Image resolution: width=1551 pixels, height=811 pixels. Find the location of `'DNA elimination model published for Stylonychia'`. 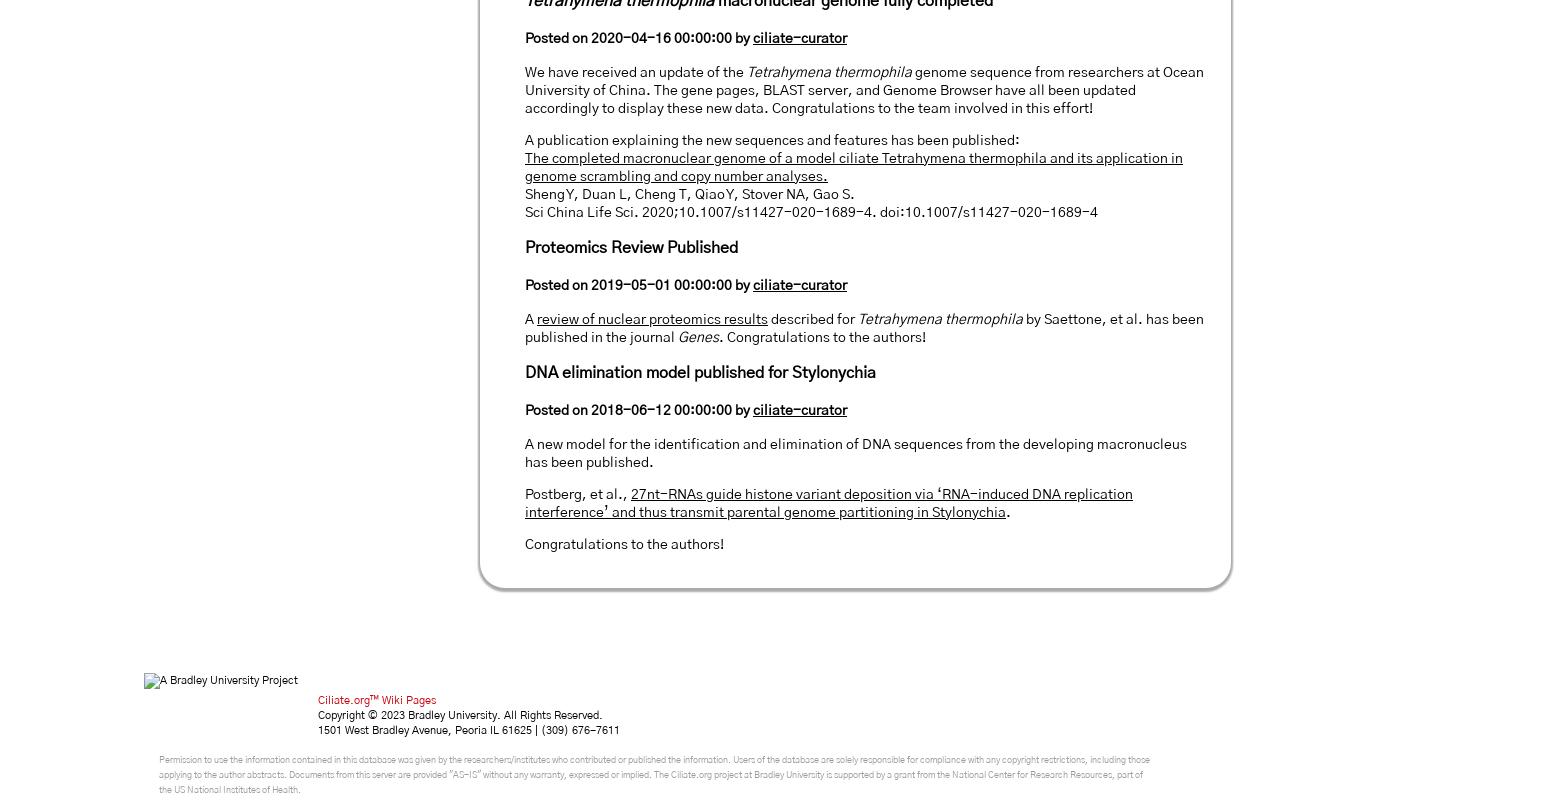

'DNA elimination model published for Stylonychia' is located at coordinates (525, 372).